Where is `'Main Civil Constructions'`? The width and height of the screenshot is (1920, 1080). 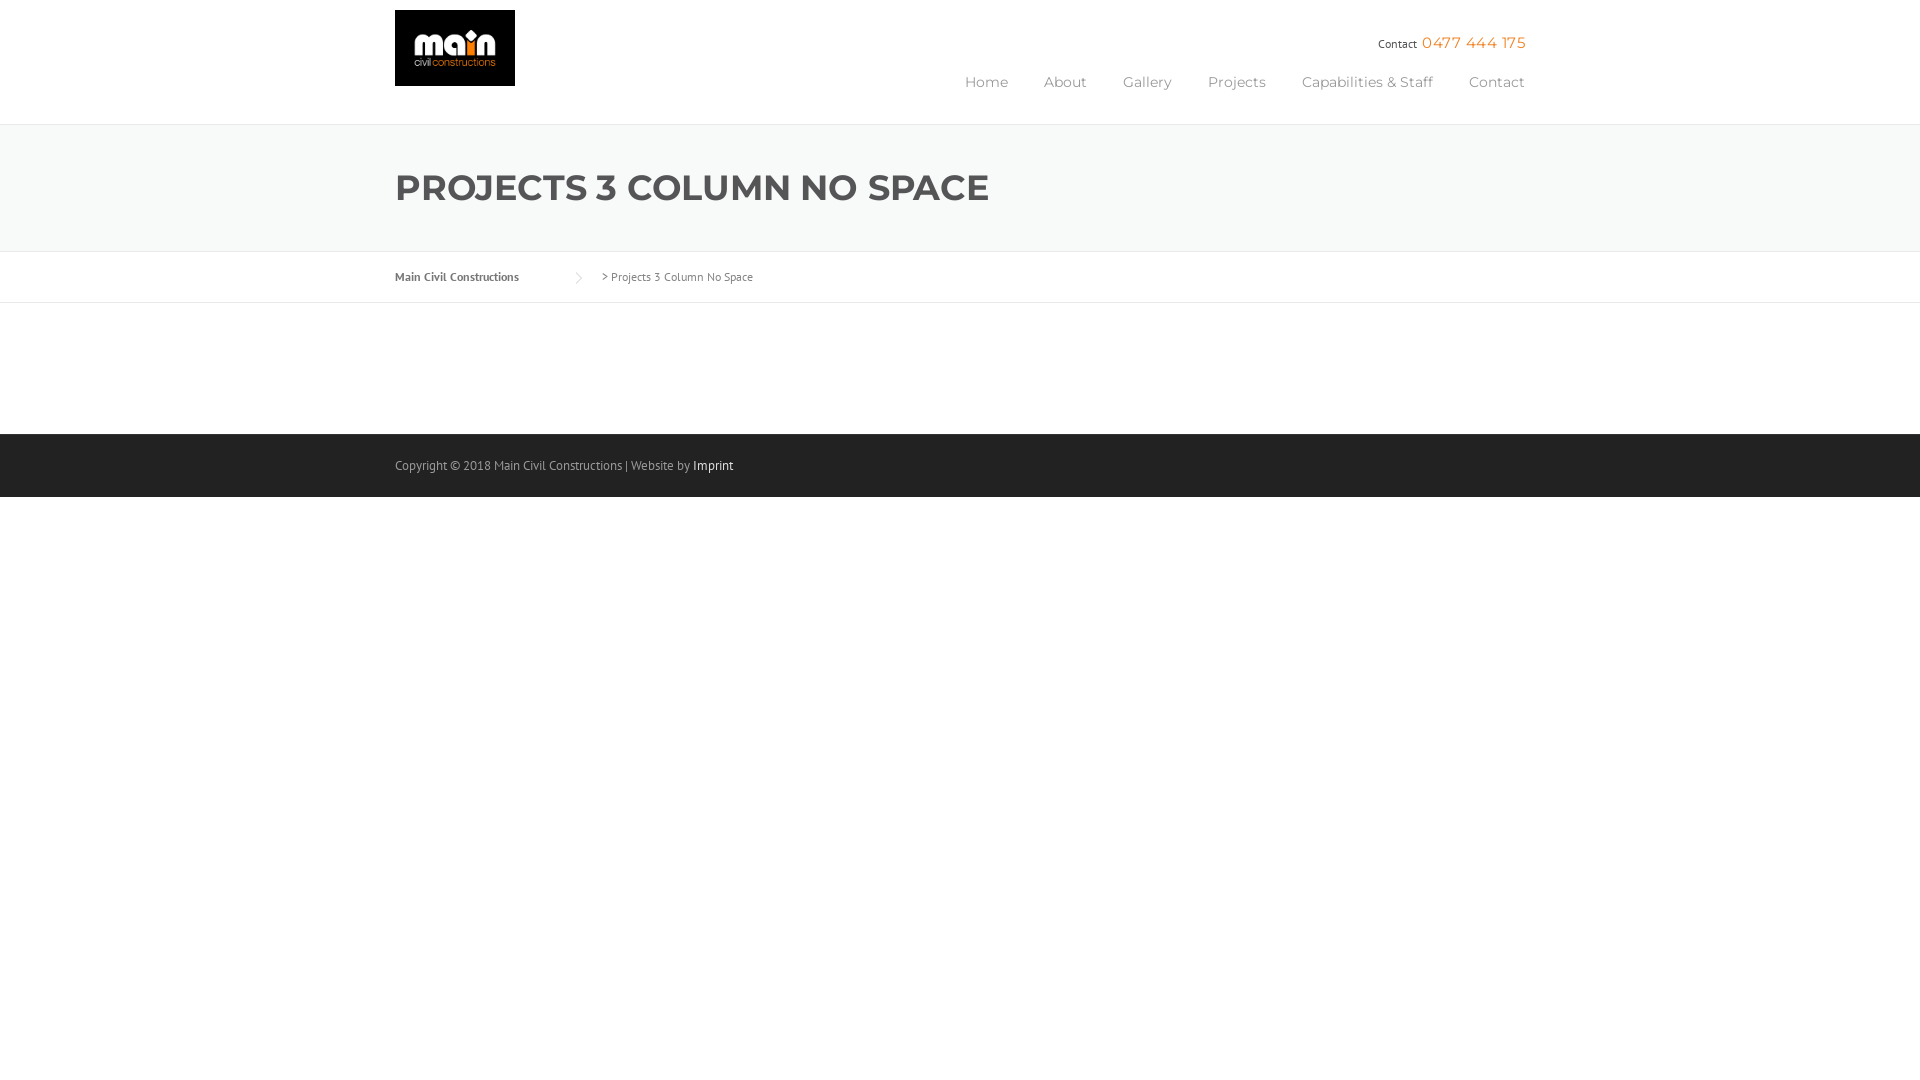
'Main Civil Constructions' is located at coordinates (394, 276).